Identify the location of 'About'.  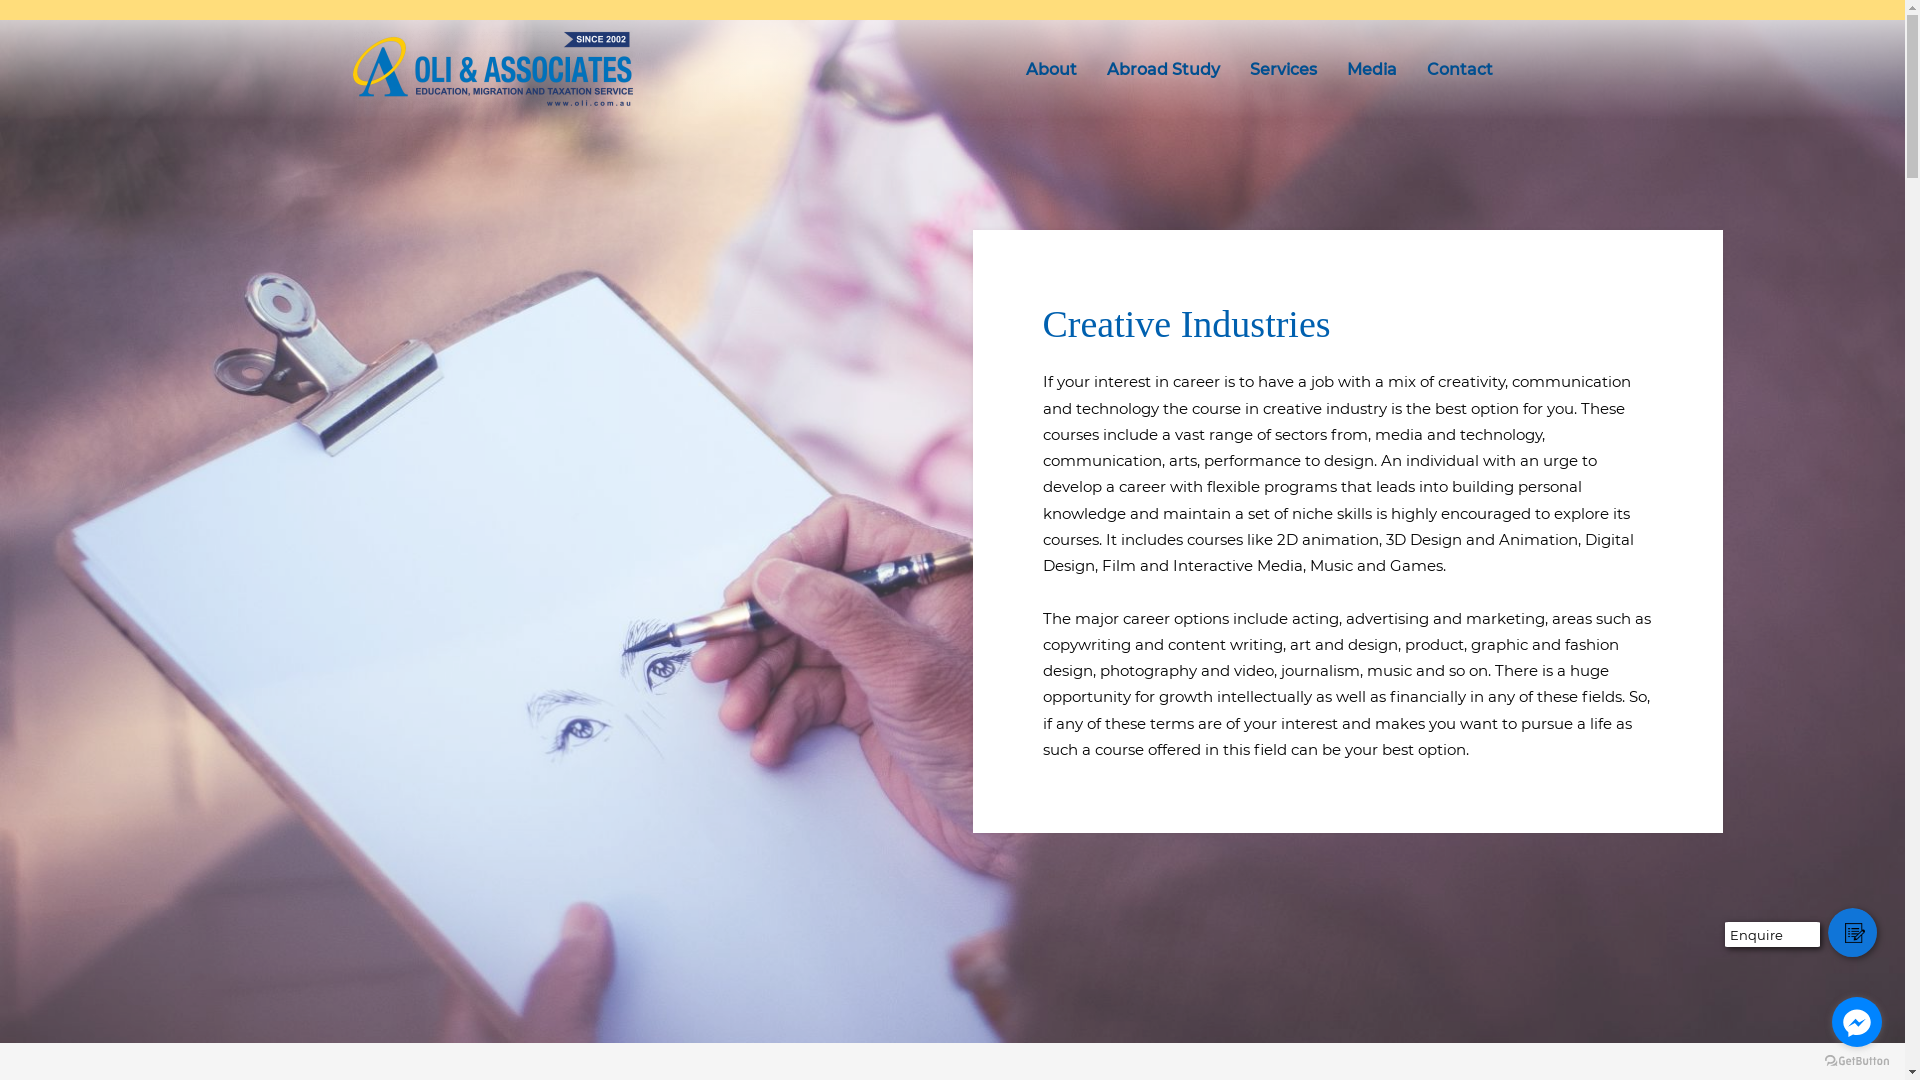
(1009, 68).